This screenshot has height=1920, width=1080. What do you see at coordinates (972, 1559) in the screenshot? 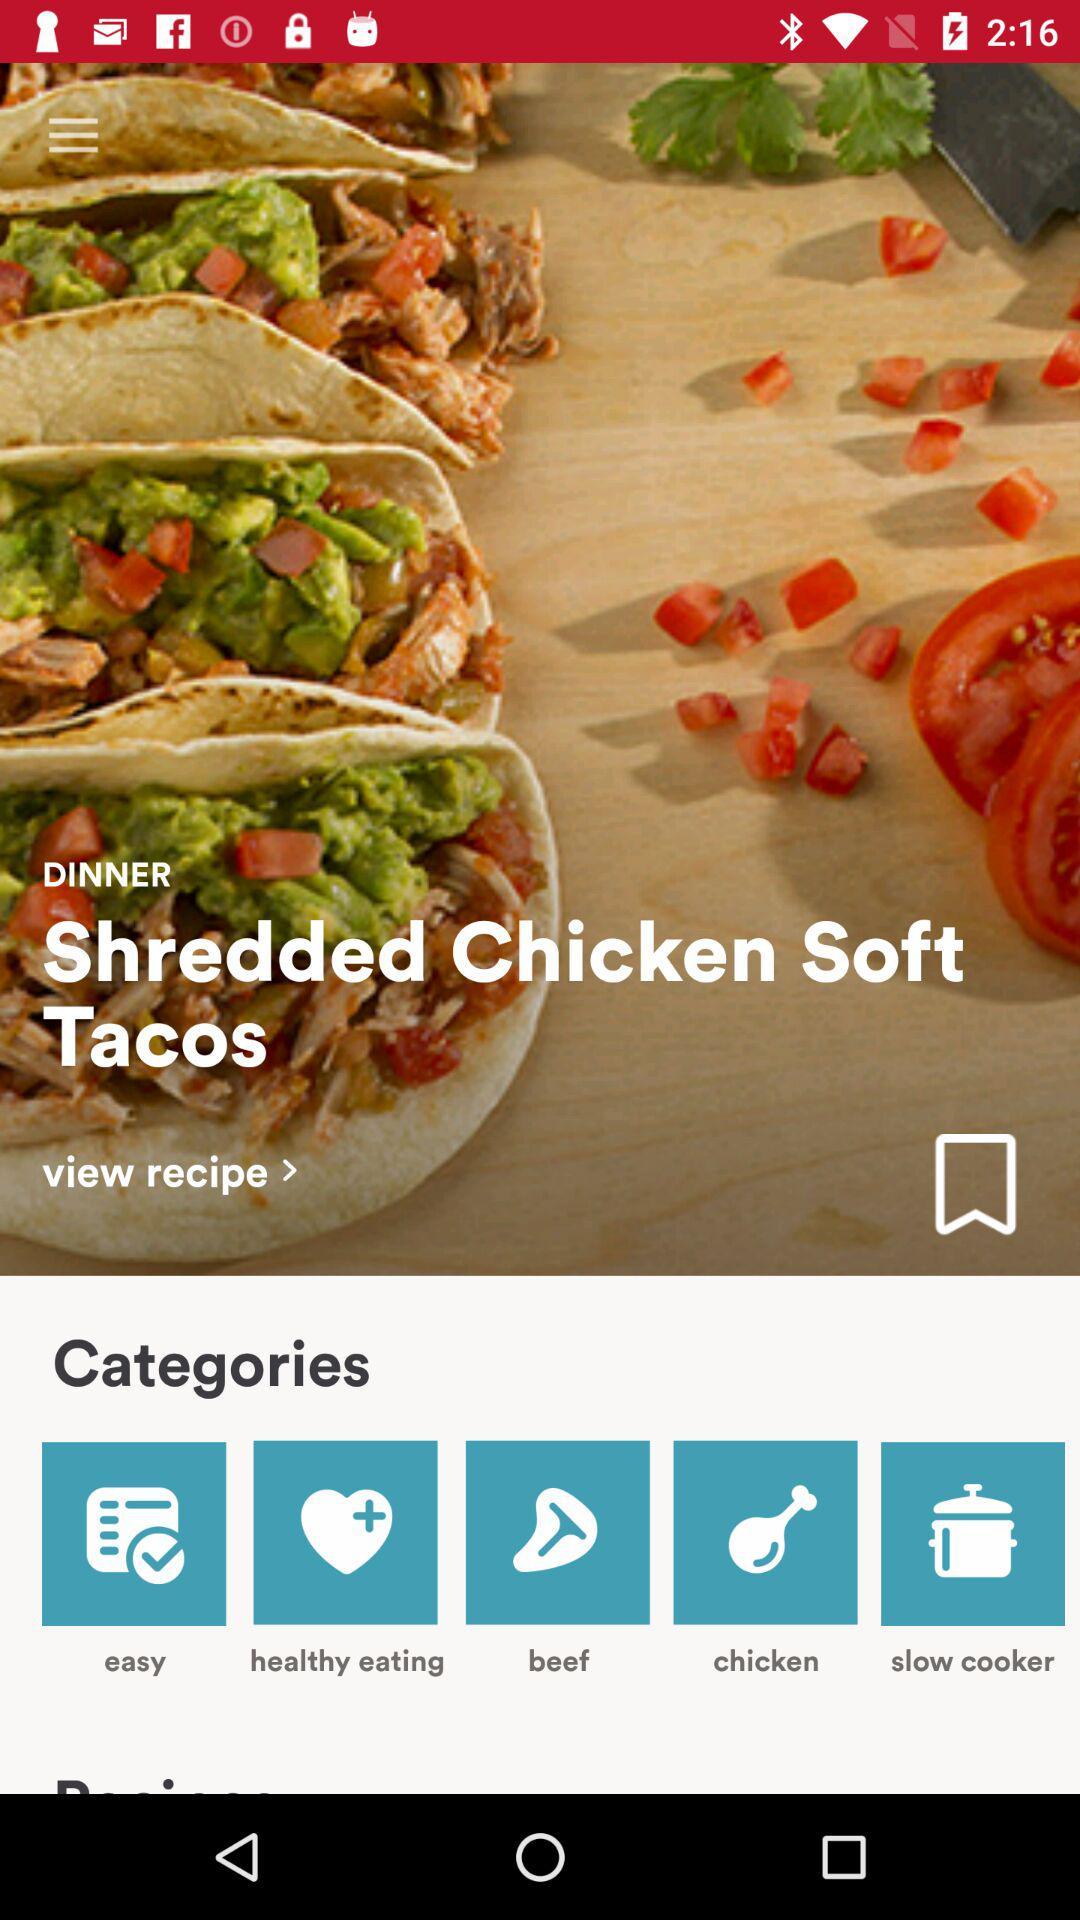
I see `the slow cooker icon` at bounding box center [972, 1559].